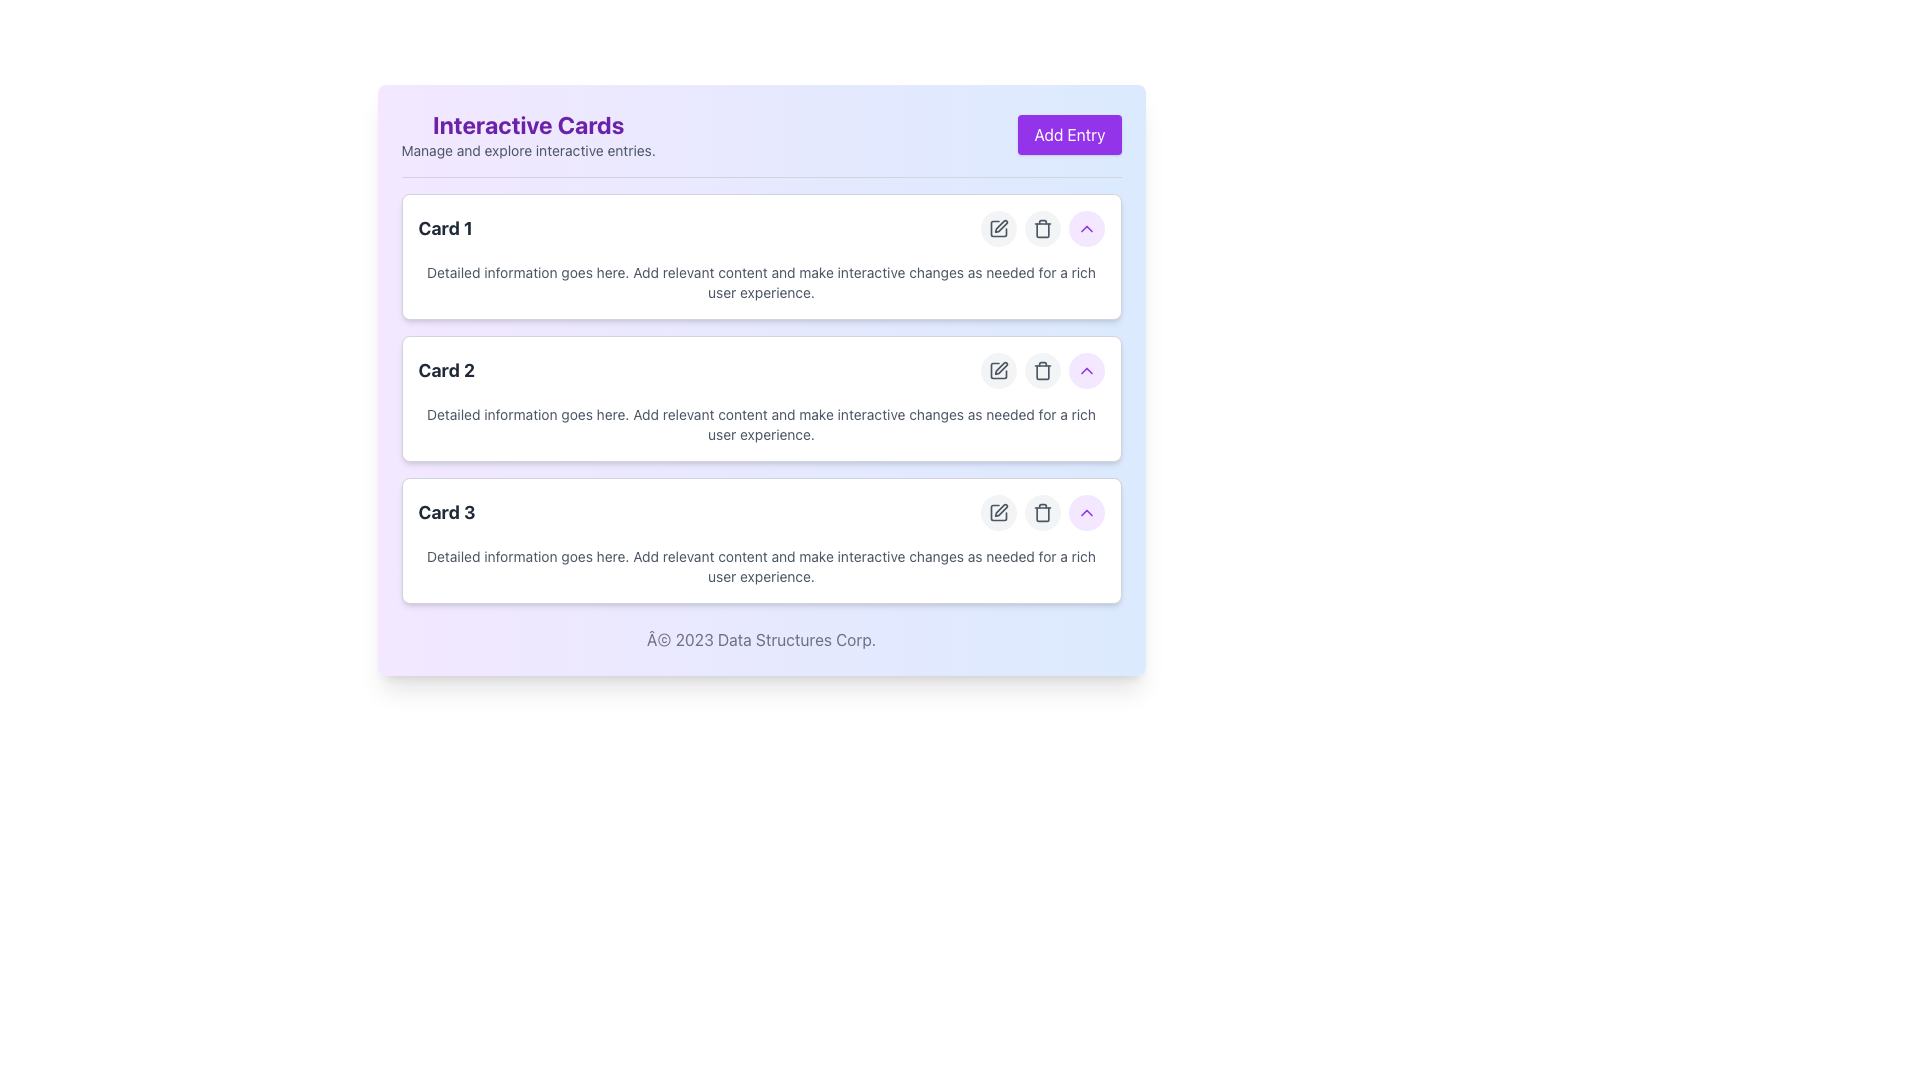  What do you see at coordinates (444, 227) in the screenshot?
I see `the non-interactive text label that serves as the title for the first card, positioned at the top left area of the first card` at bounding box center [444, 227].